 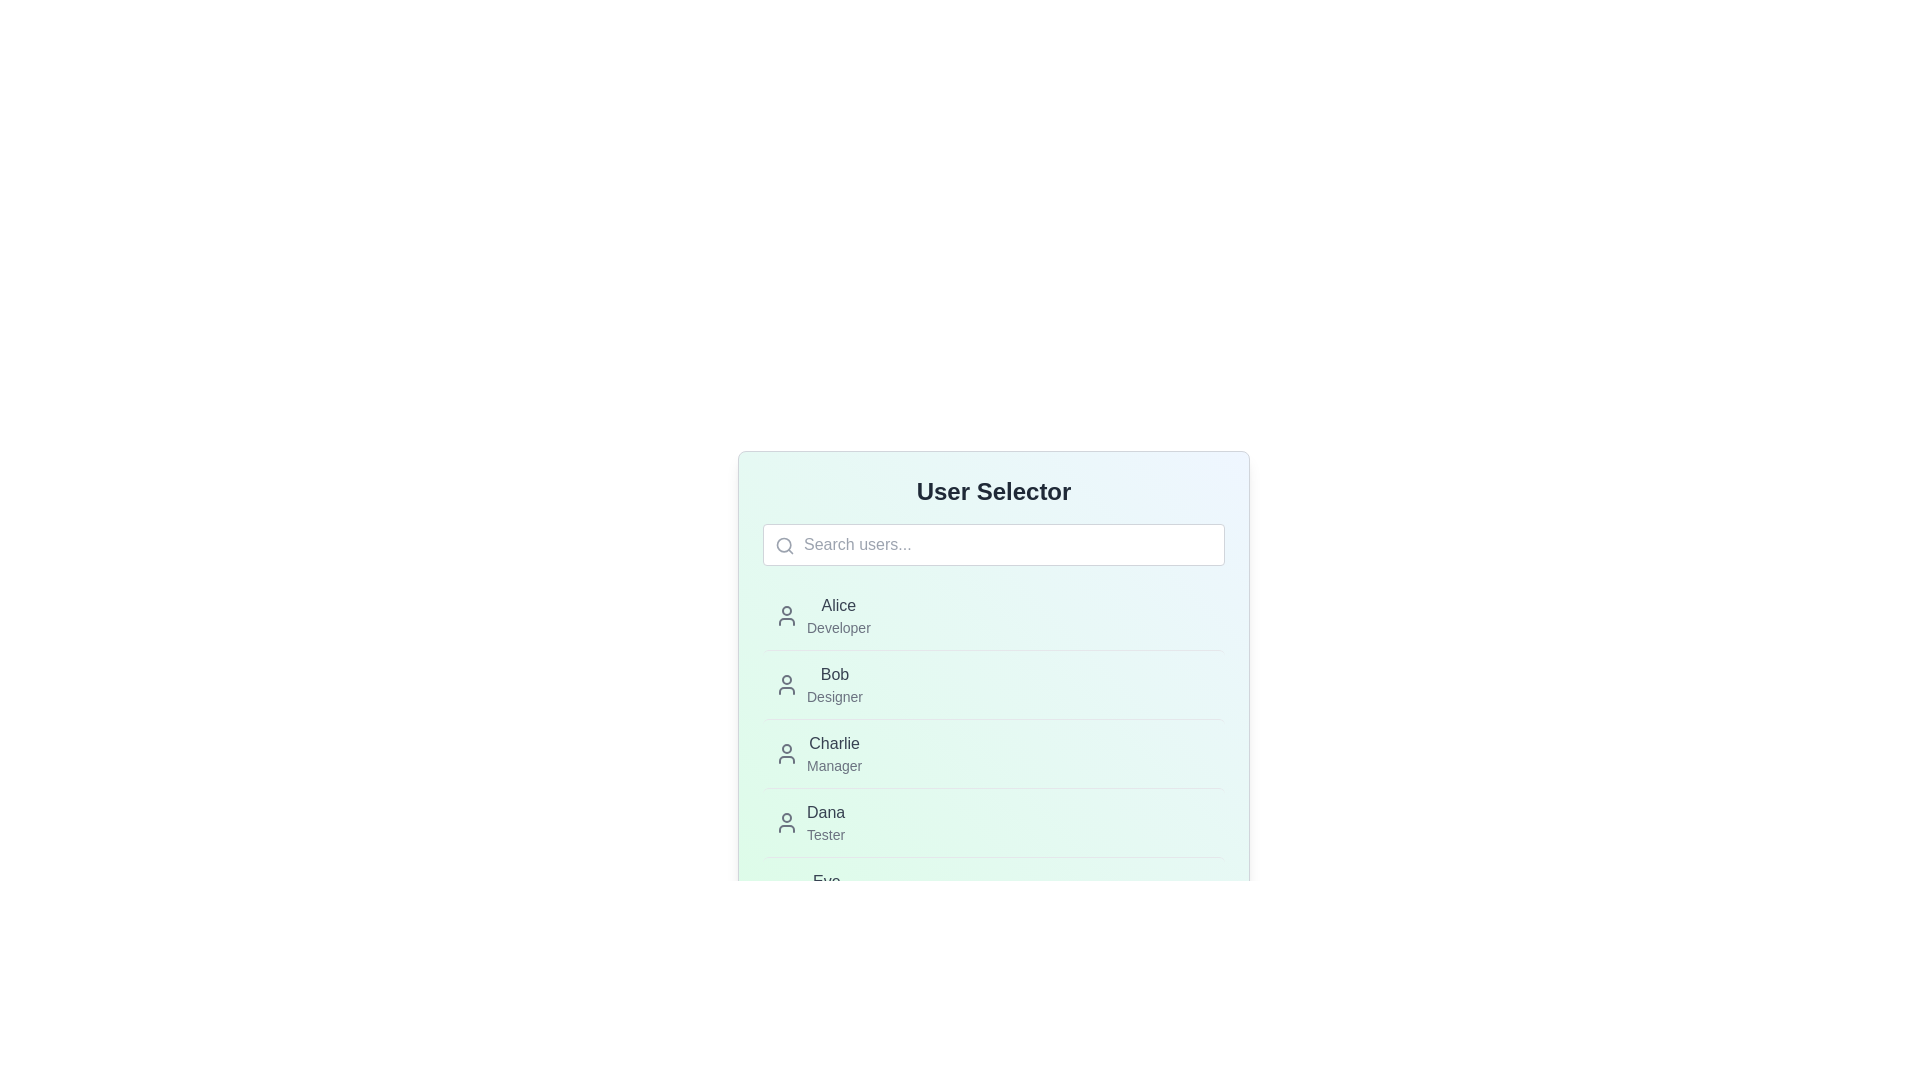 I want to click on to select the user 'Dana Tester' from the fourth item in the 'User Selector' panel, so click(x=993, y=822).